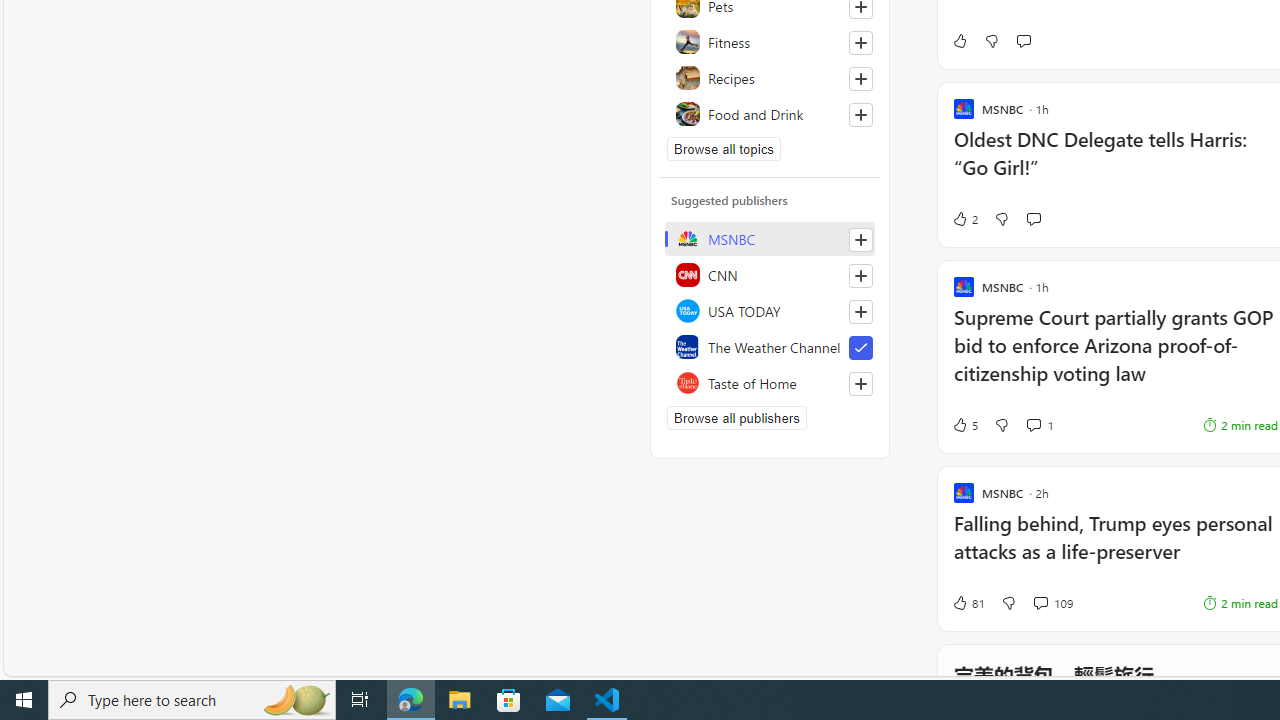 Image resolution: width=1280 pixels, height=720 pixels. Describe the element at coordinates (769, 77) in the screenshot. I see `'Recipes'` at that location.